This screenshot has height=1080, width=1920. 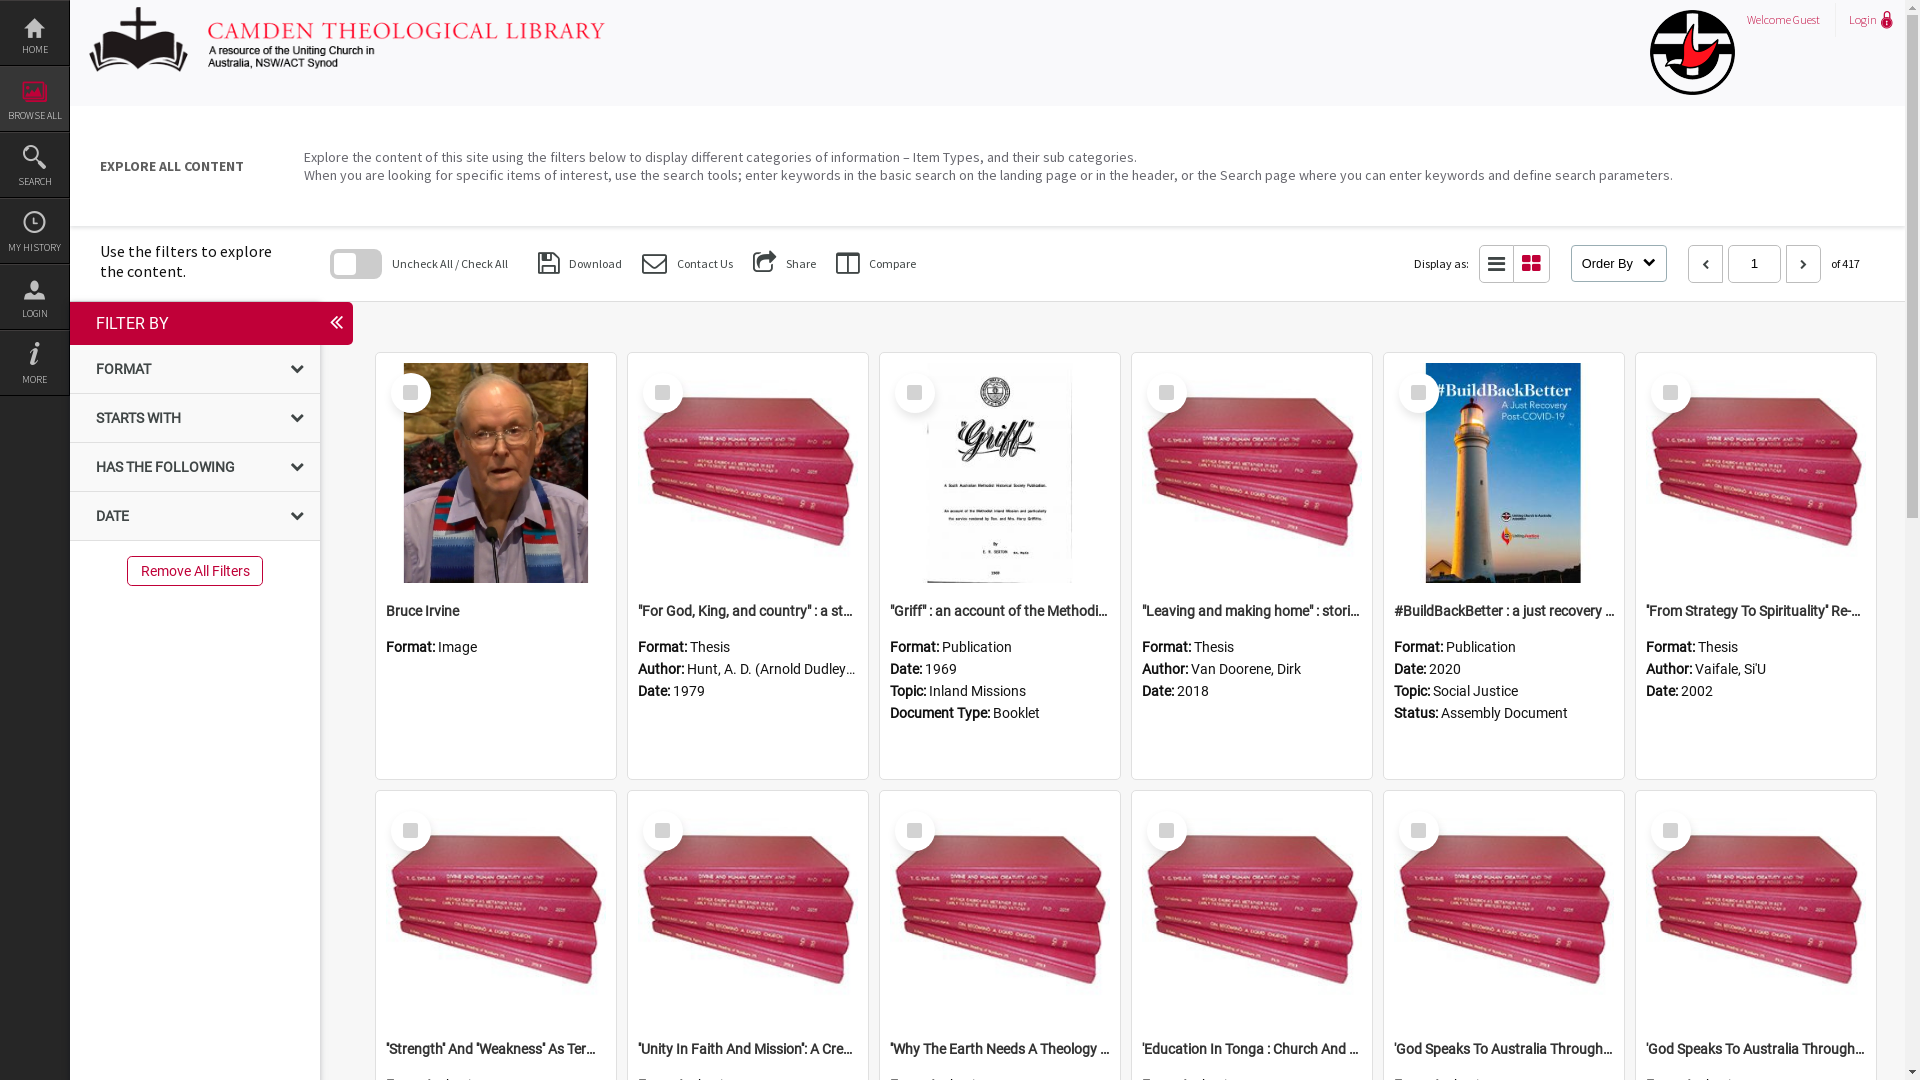 What do you see at coordinates (34, 230) in the screenshot?
I see `'MY HISTORY'` at bounding box center [34, 230].